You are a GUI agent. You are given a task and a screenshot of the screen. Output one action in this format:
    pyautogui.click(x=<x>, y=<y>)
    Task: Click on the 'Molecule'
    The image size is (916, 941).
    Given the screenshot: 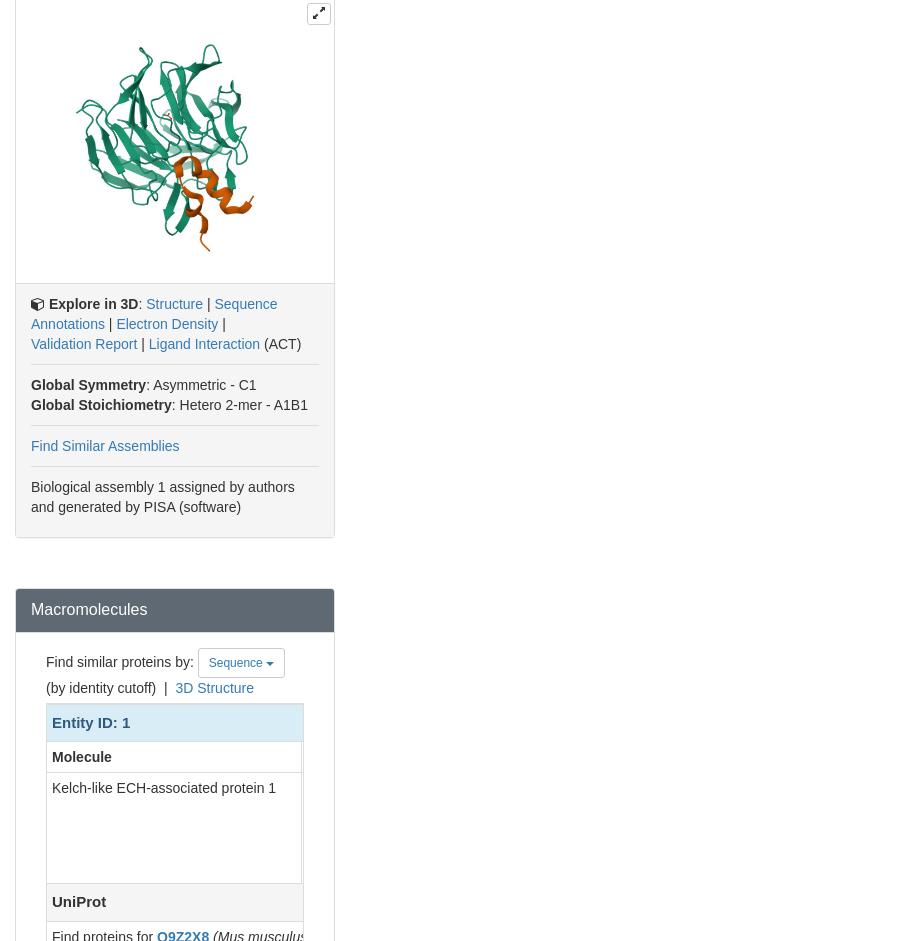 What is the action you would take?
    pyautogui.click(x=80, y=756)
    